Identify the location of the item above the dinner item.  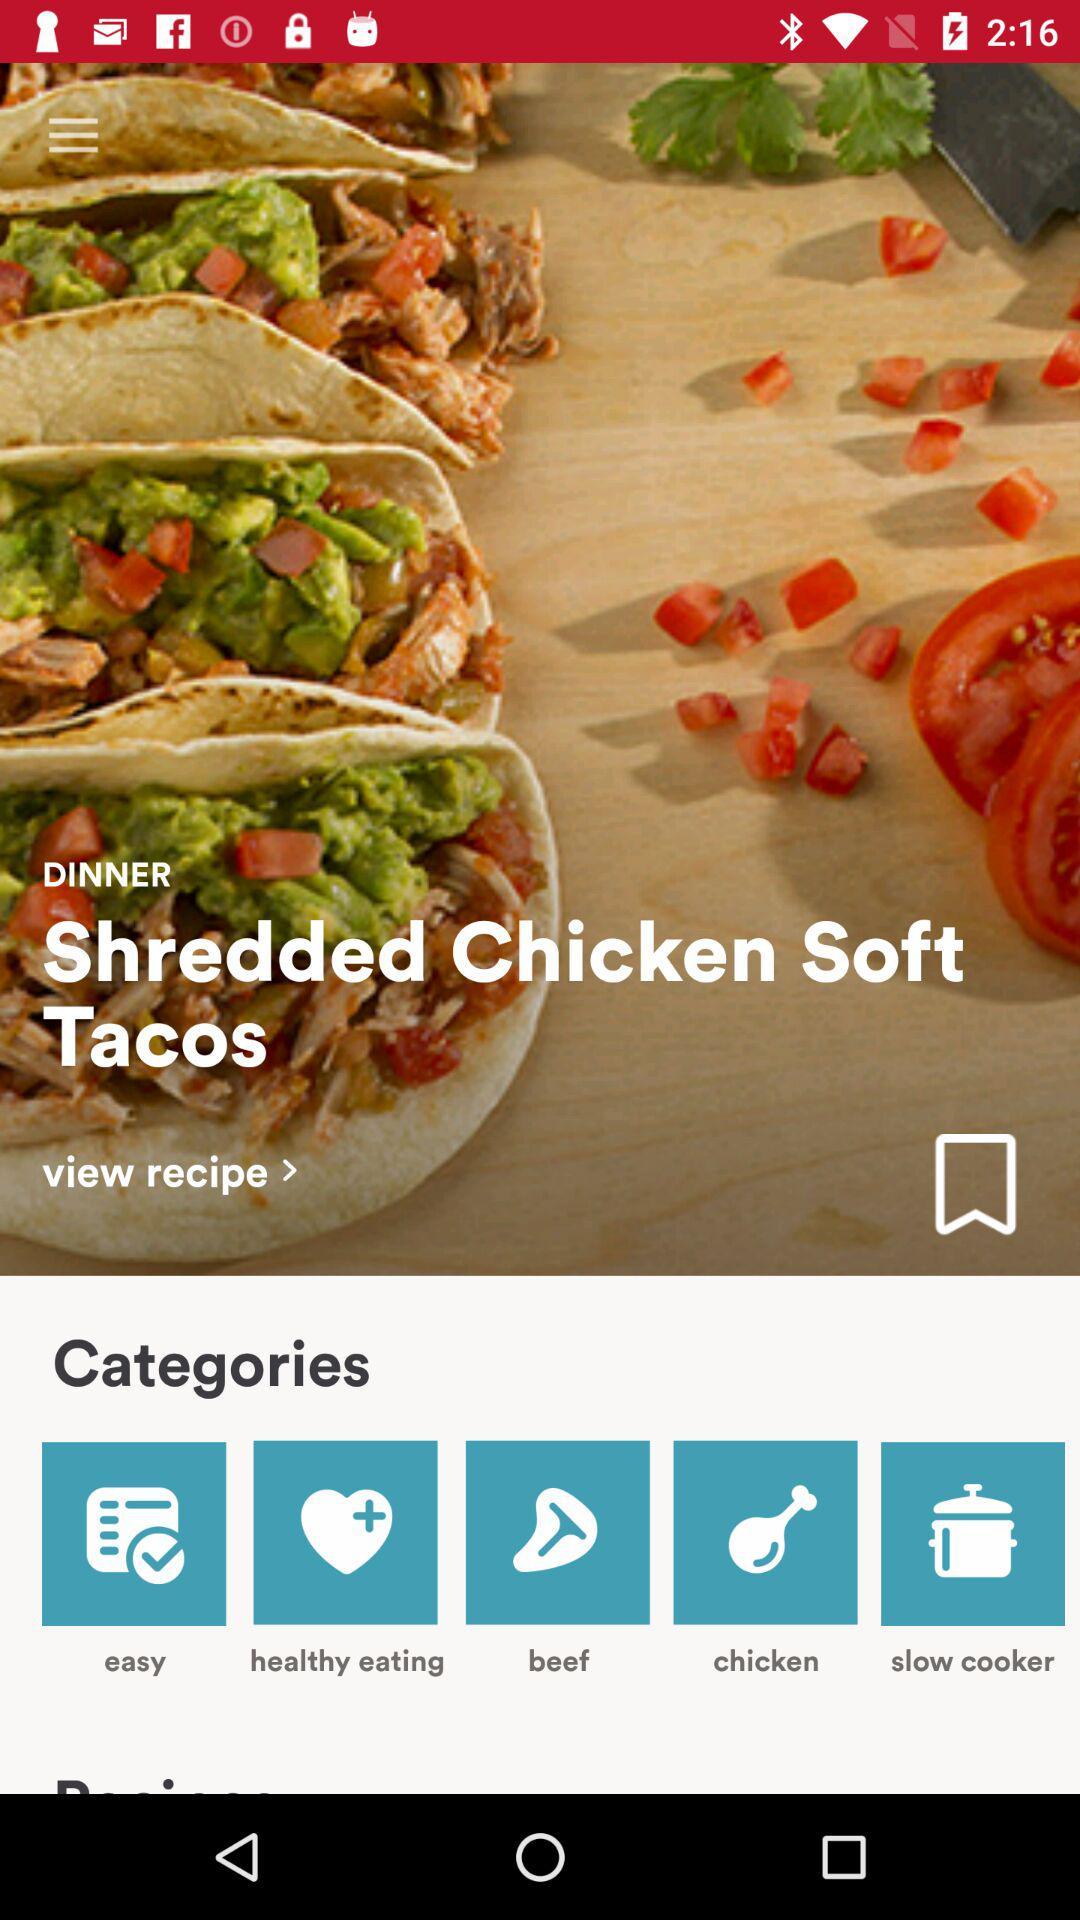
(72, 135).